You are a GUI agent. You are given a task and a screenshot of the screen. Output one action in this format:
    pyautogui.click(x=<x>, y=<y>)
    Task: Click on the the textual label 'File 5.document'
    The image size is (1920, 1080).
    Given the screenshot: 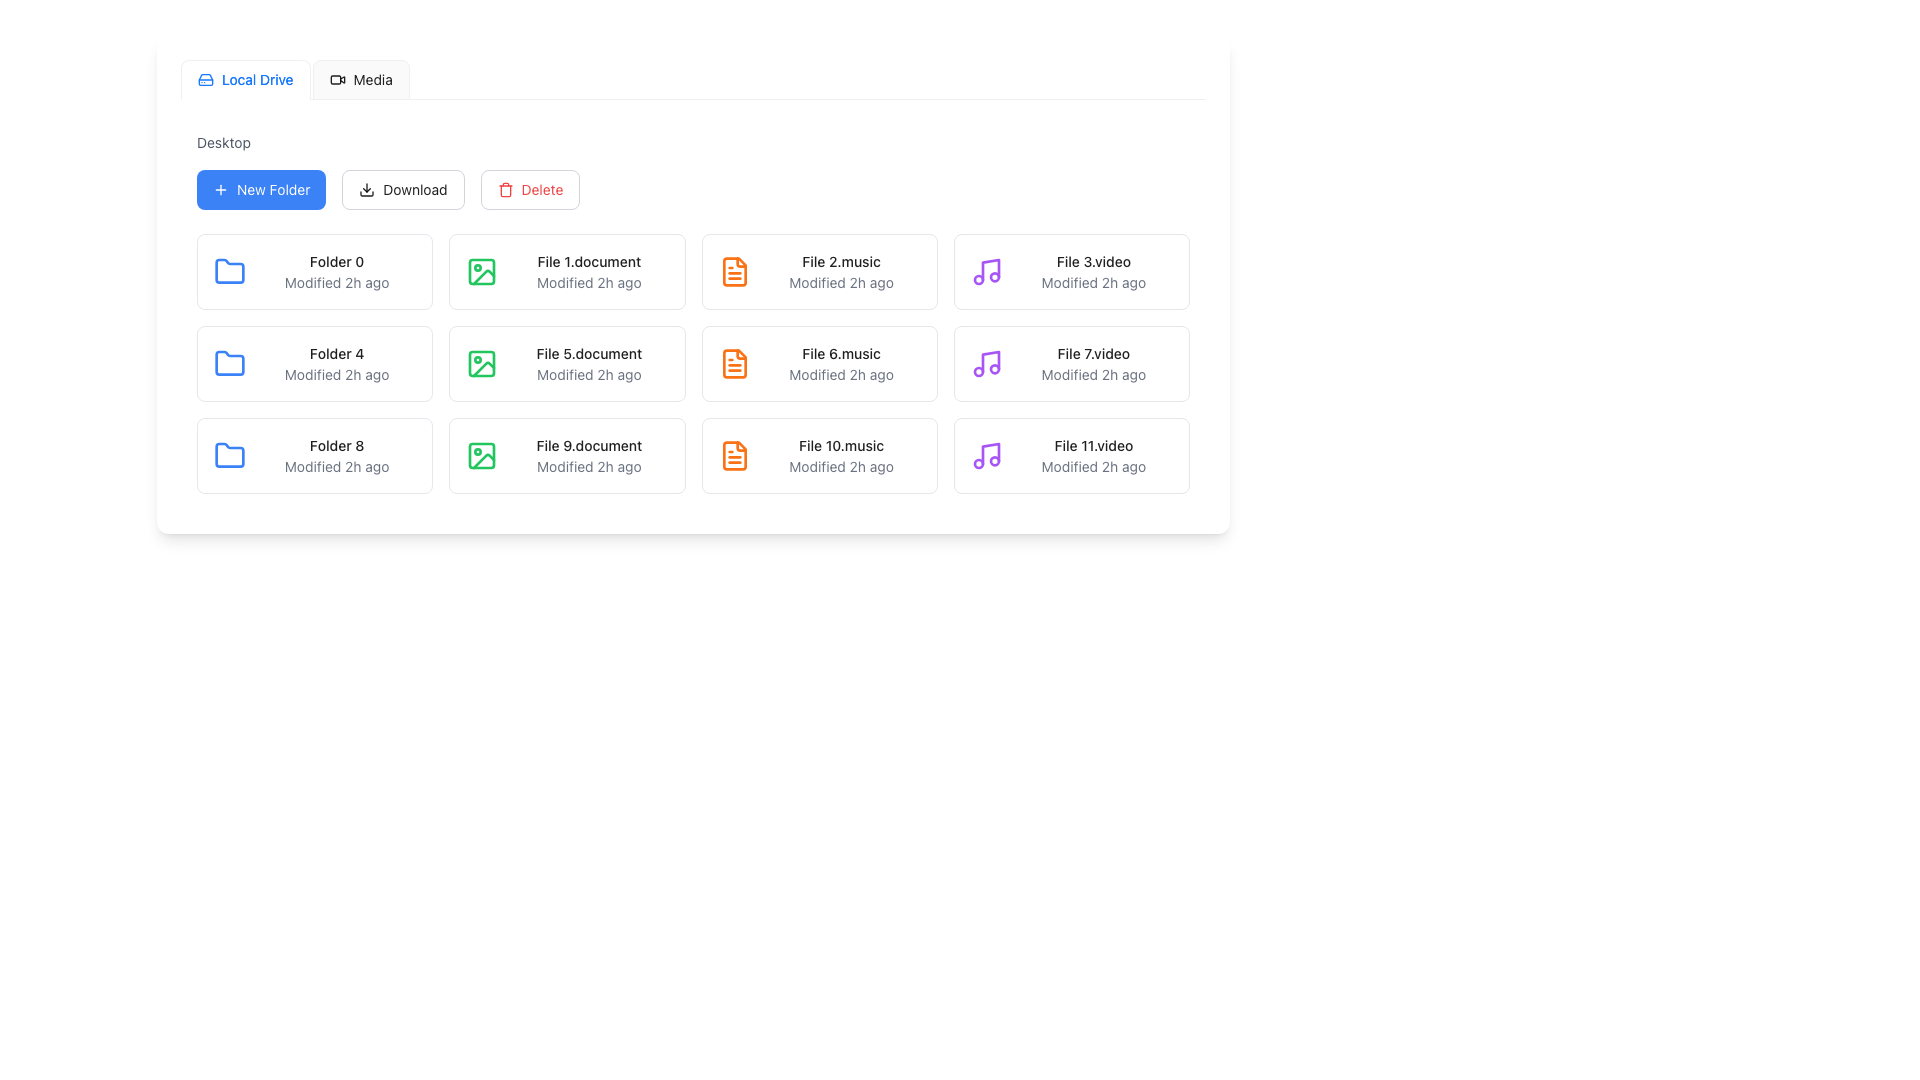 What is the action you would take?
    pyautogui.click(x=588, y=353)
    